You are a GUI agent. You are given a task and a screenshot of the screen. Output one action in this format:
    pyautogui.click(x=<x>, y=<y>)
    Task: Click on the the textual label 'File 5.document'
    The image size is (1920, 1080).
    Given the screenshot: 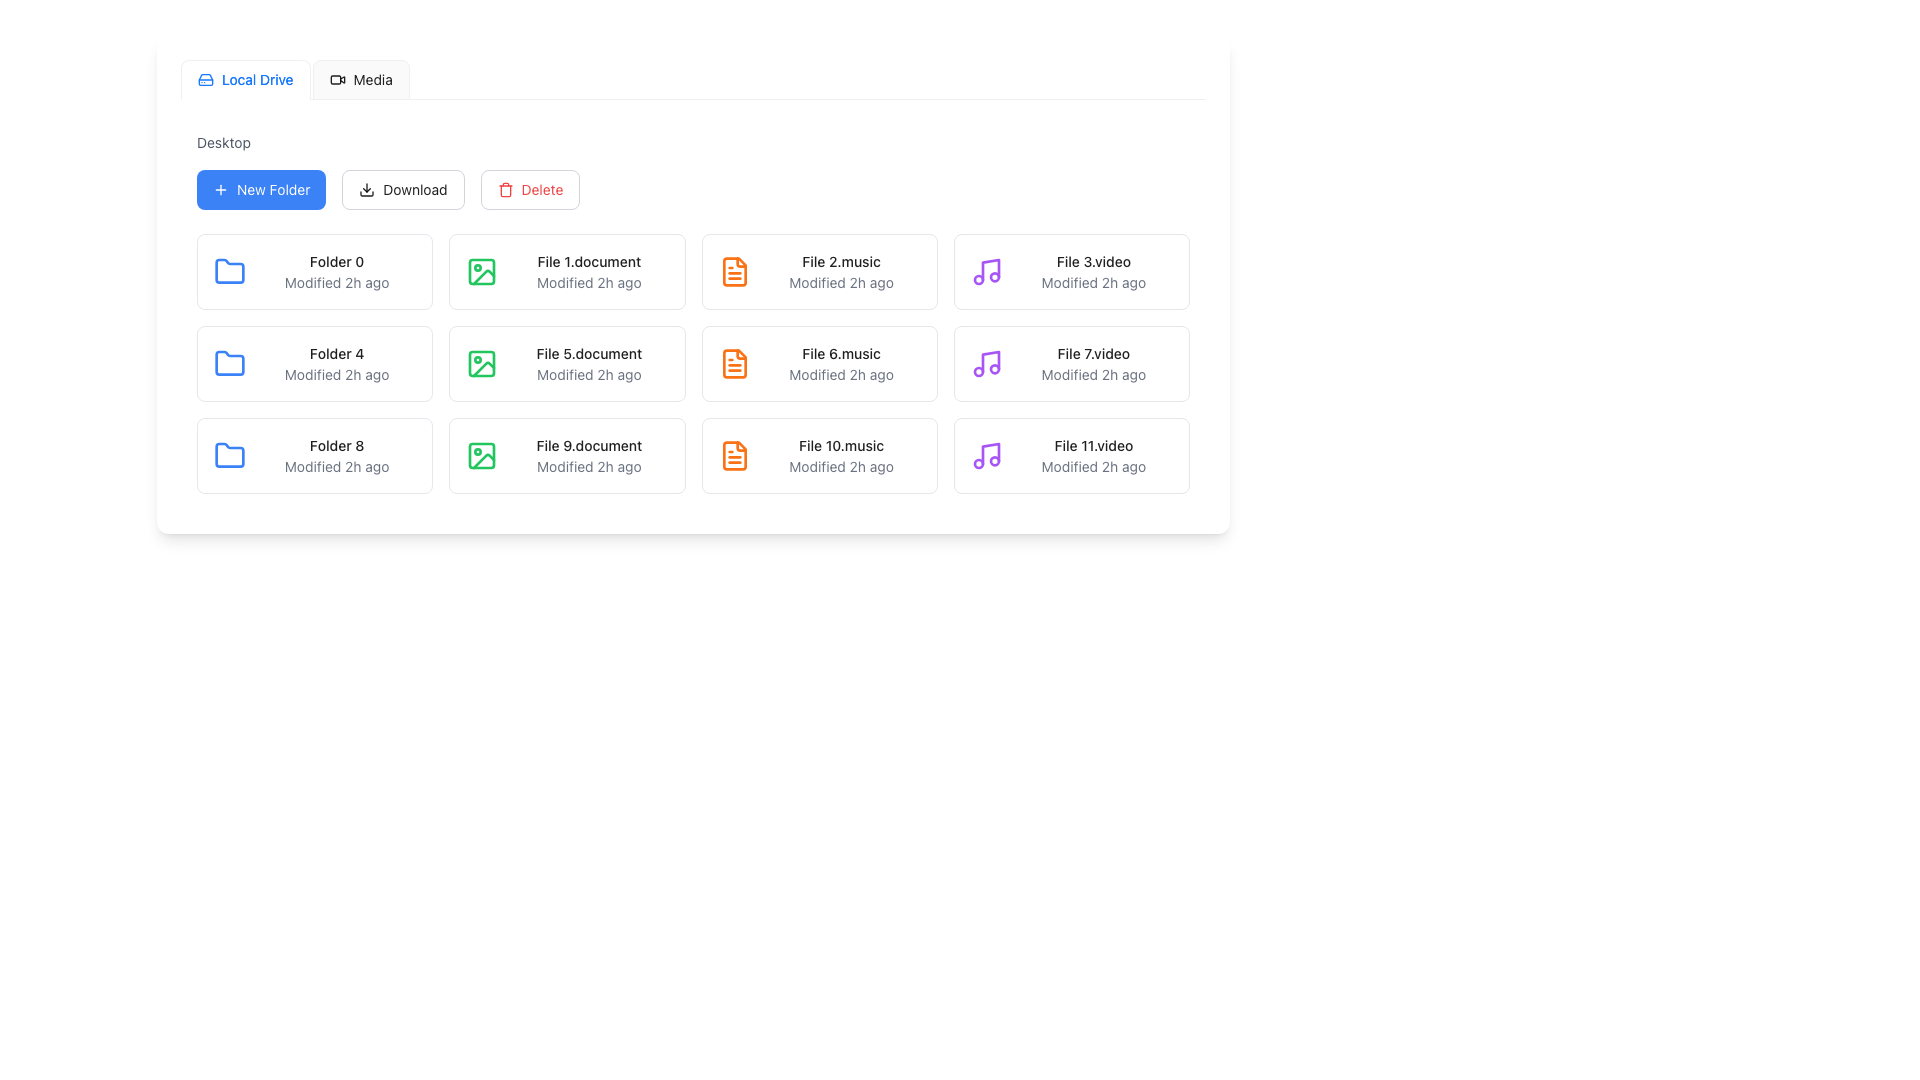 What is the action you would take?
    pyautogui.click(x=588, y=353)
    